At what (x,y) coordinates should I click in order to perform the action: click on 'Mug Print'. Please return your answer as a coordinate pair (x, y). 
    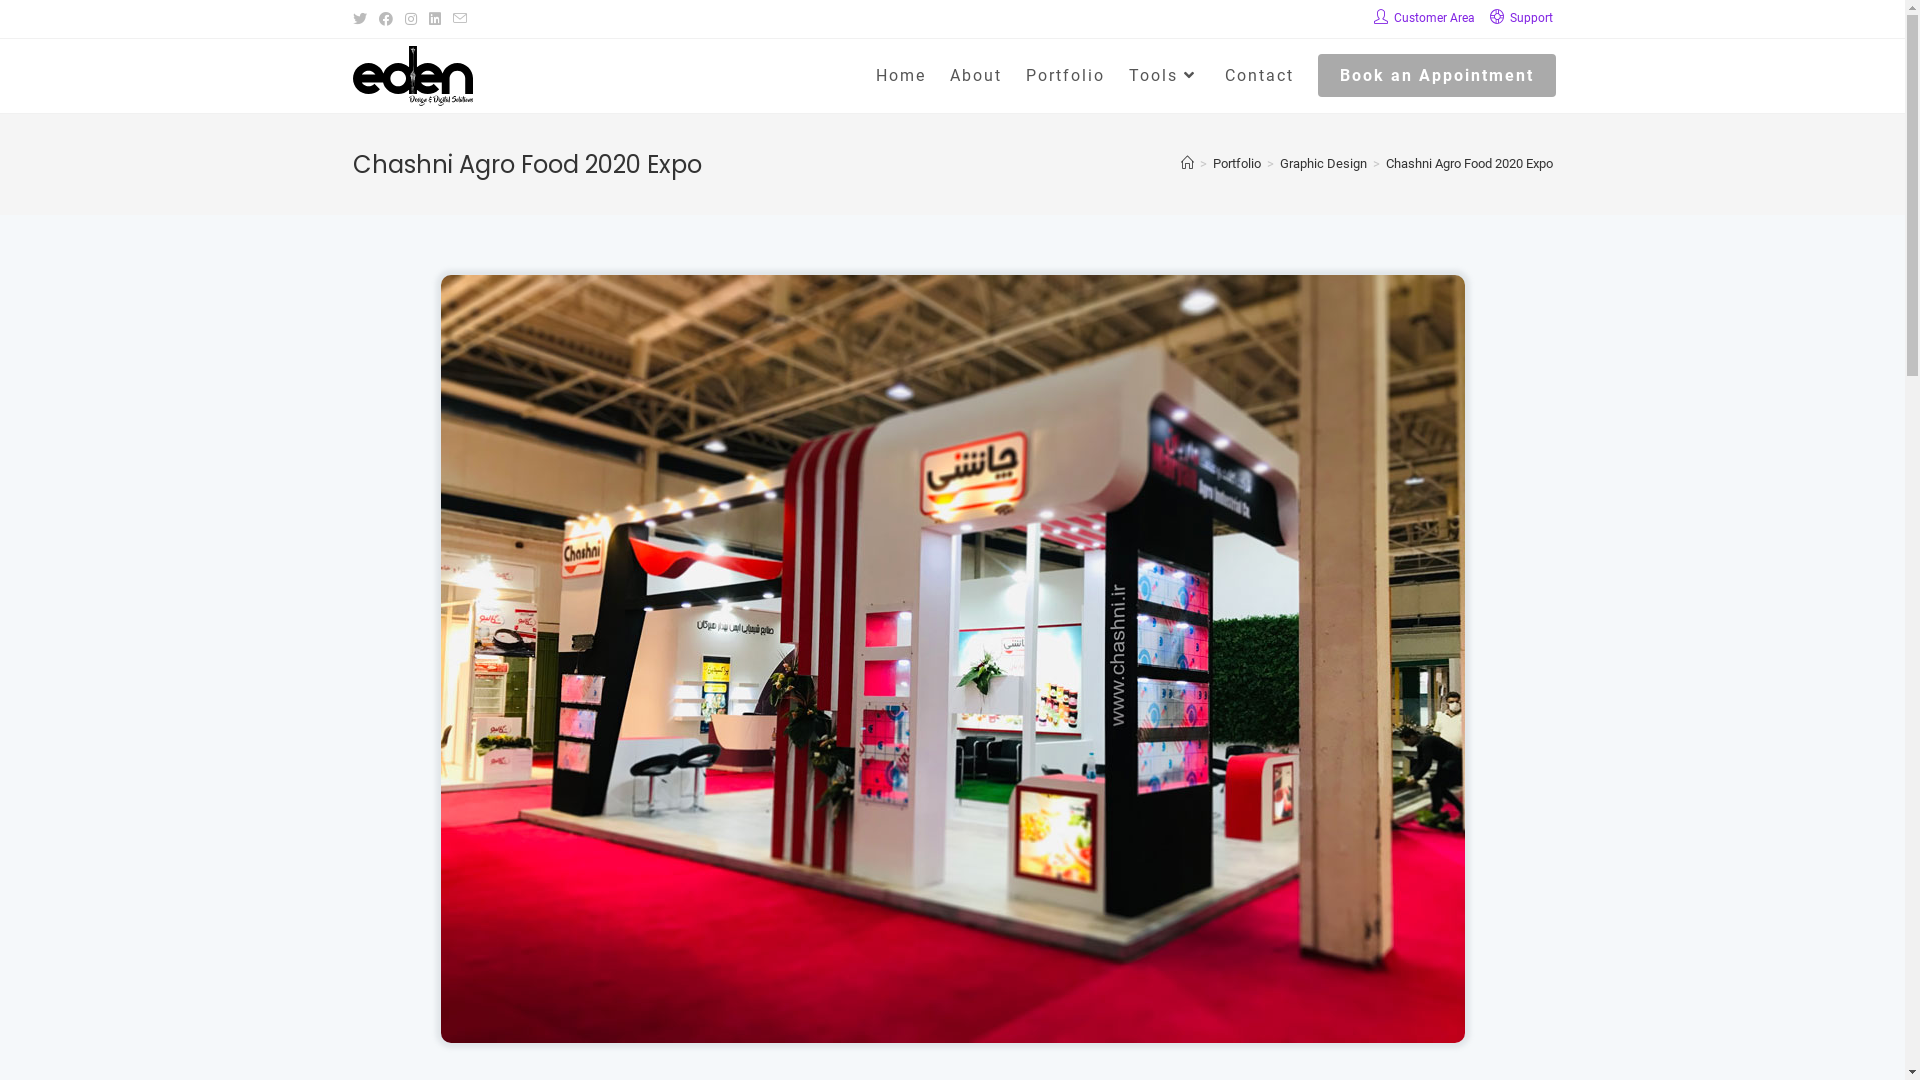
    Looking at the image, I should click on (1401, 866).